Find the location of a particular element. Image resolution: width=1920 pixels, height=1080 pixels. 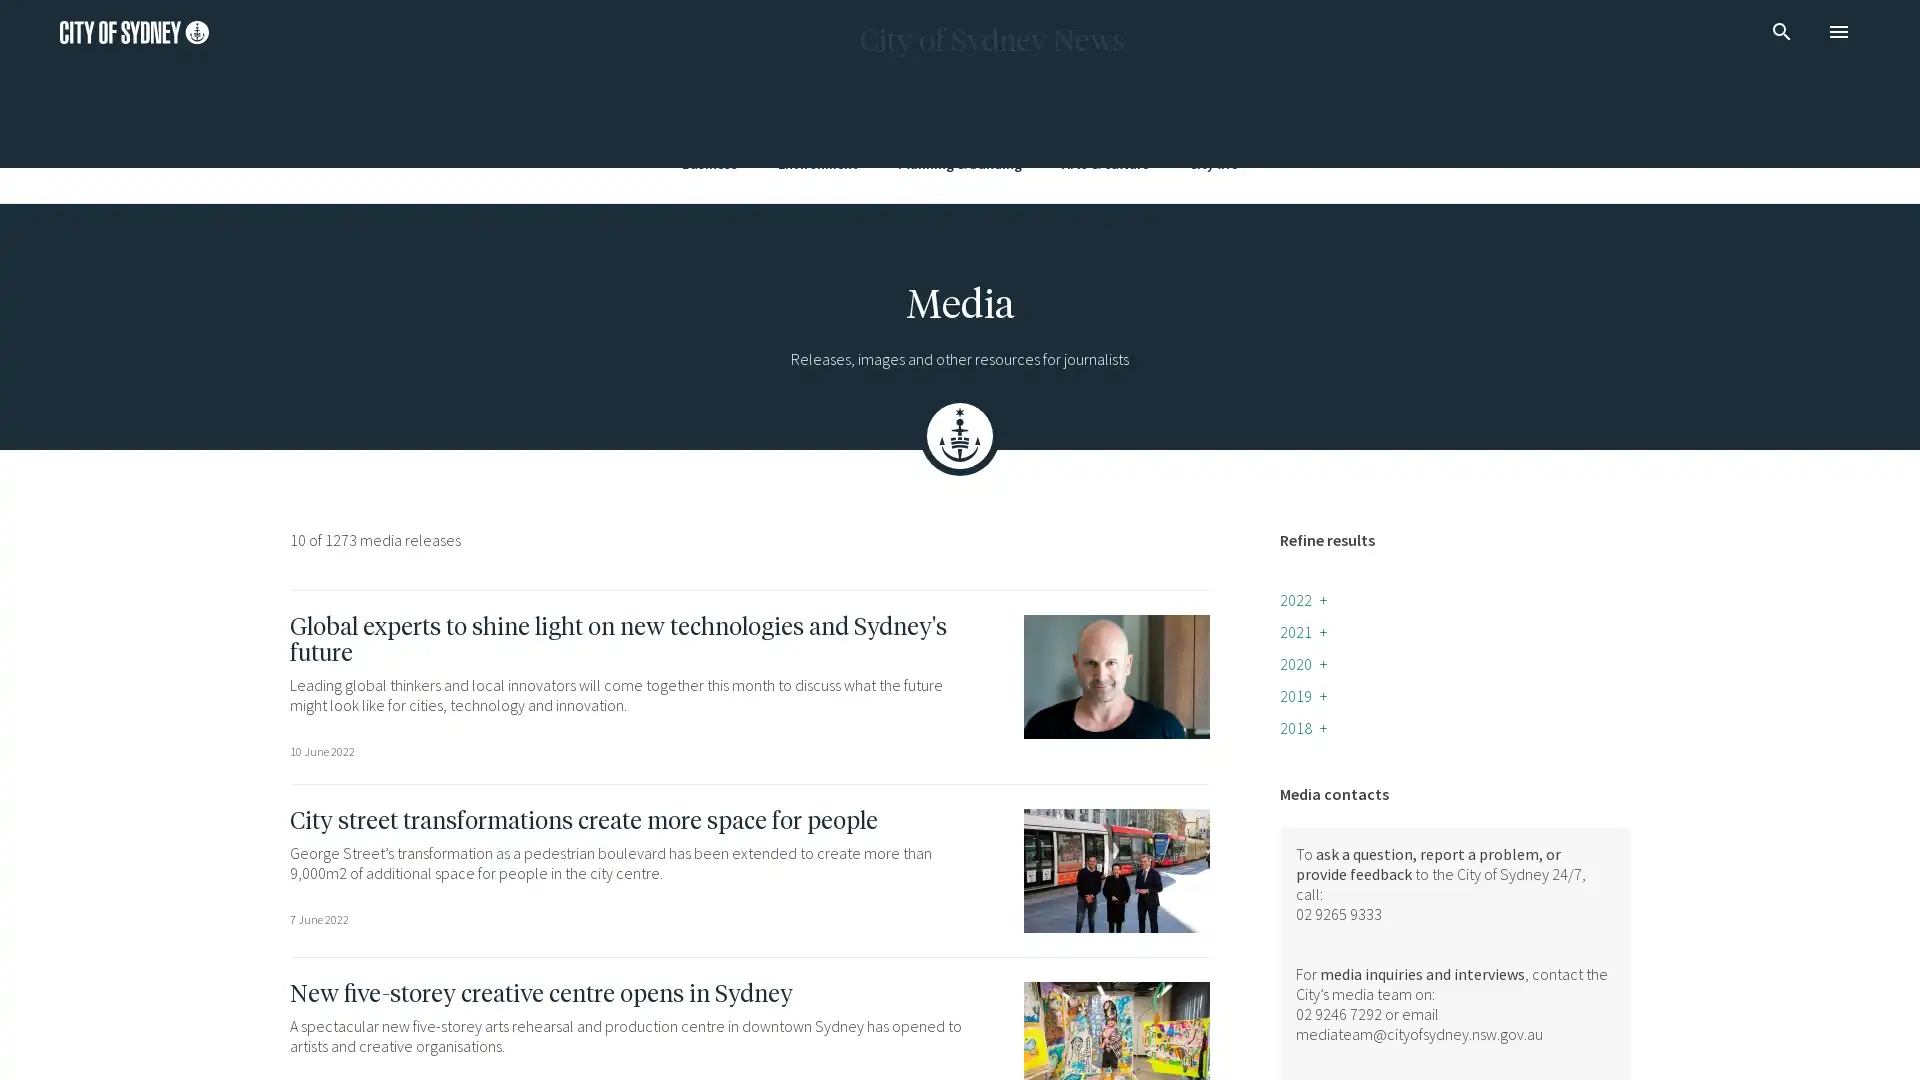

2020+ is located at coordinates (1303, 663).